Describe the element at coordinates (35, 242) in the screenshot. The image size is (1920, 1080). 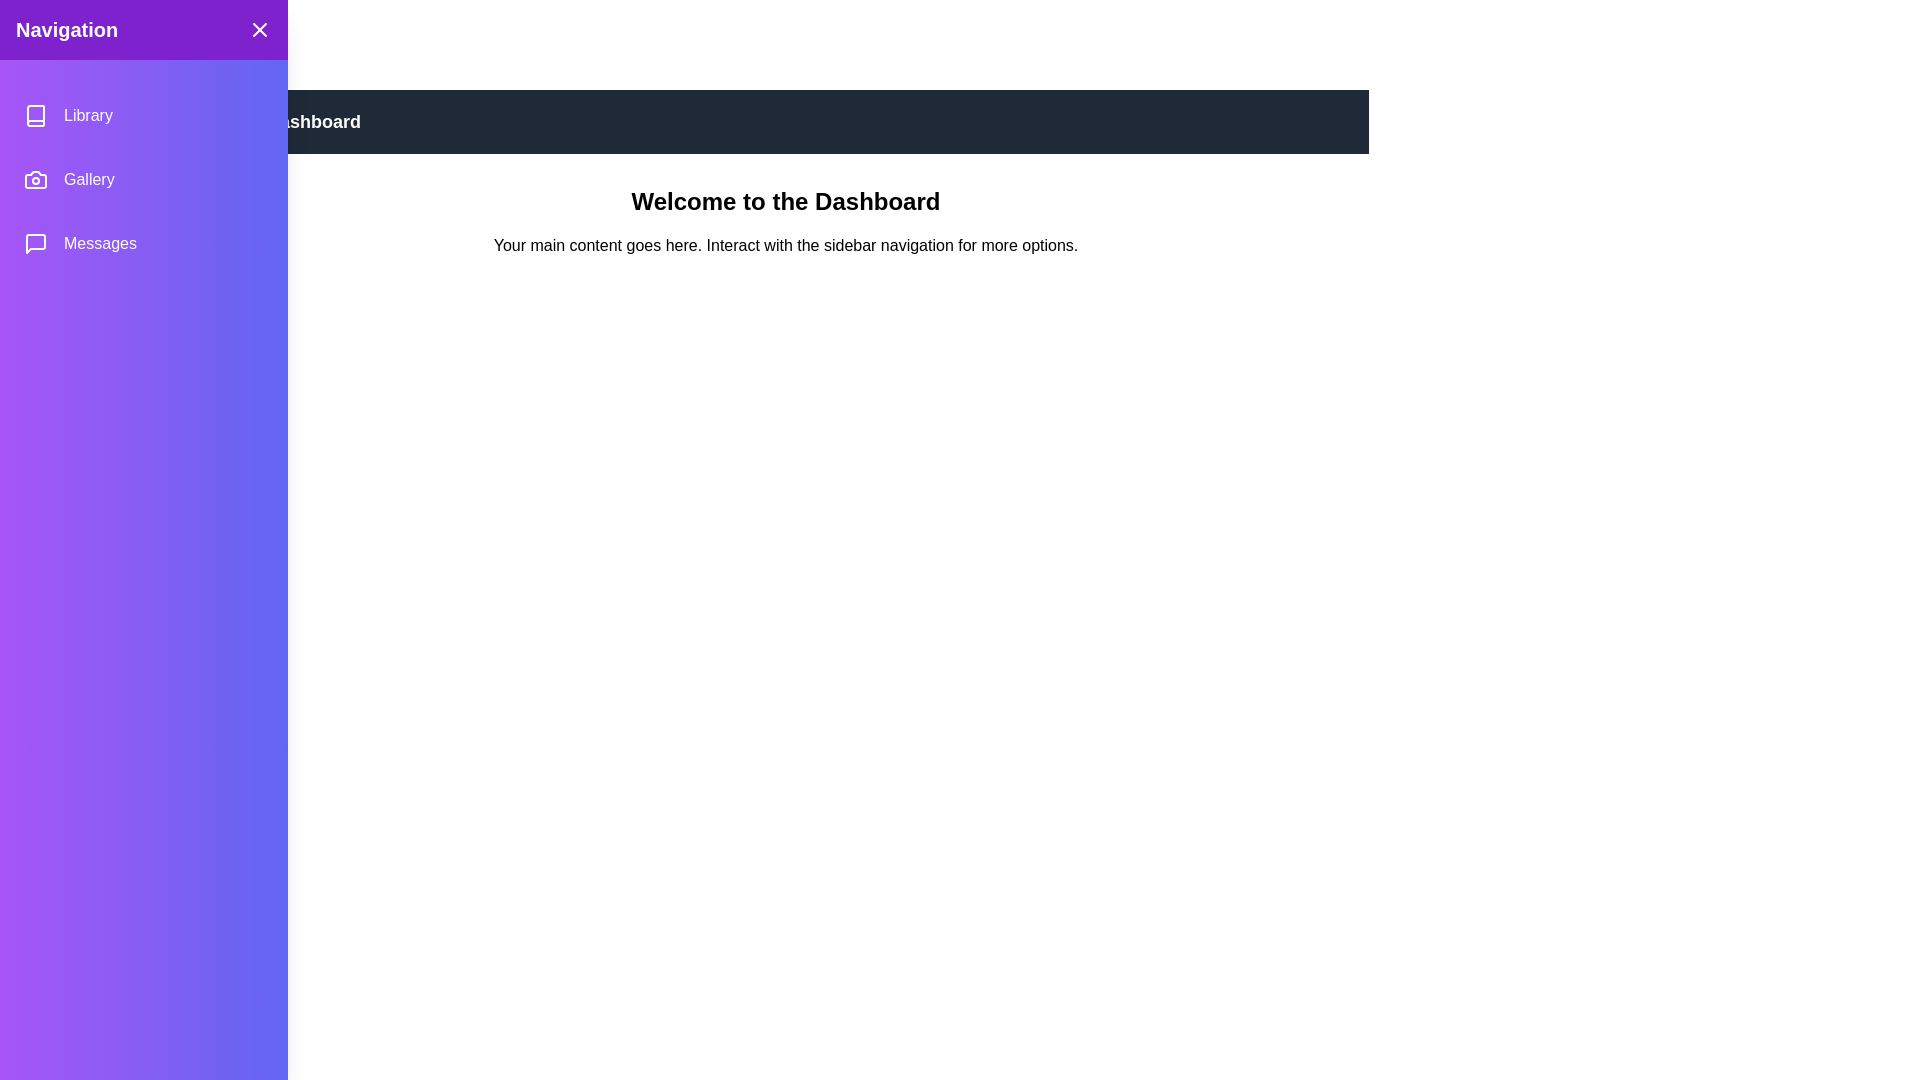
I see `the SVG icon representing messages in the navigation menu, located to the left of the 'Messages' label` at that location.